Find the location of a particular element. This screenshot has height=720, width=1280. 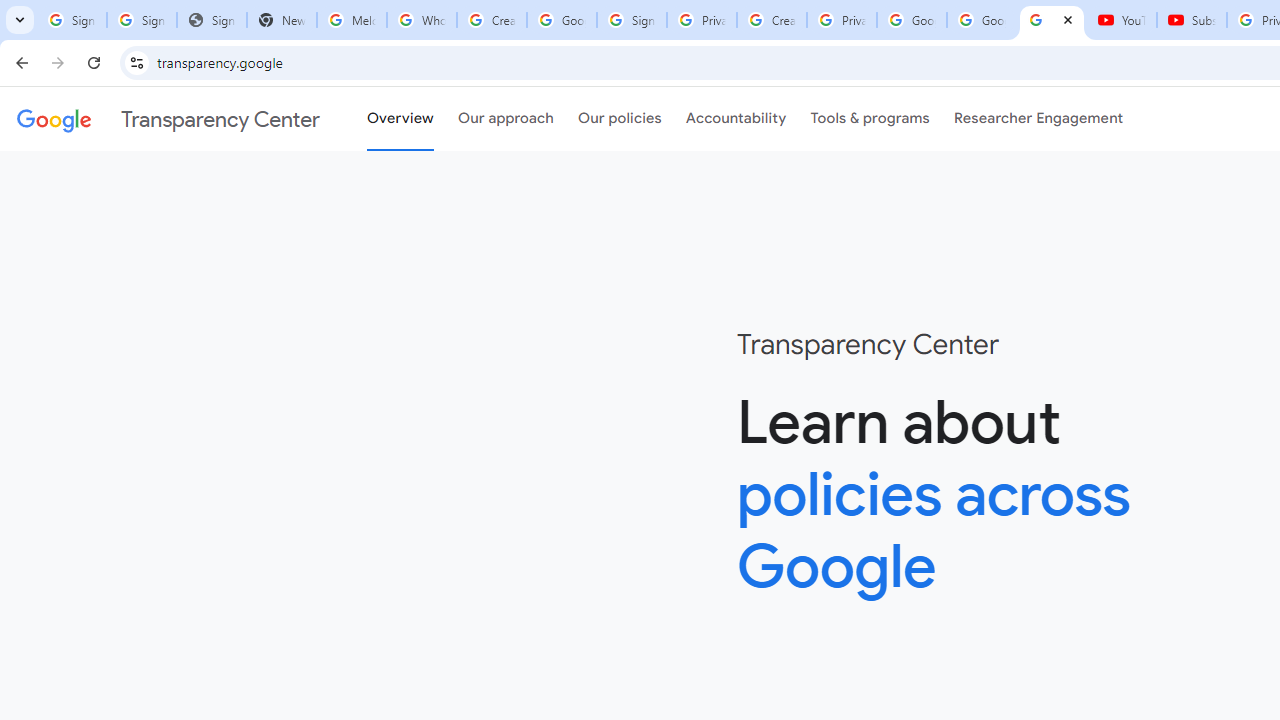

'Sign in - Google Accounts' is located at coordinates (630, 20).